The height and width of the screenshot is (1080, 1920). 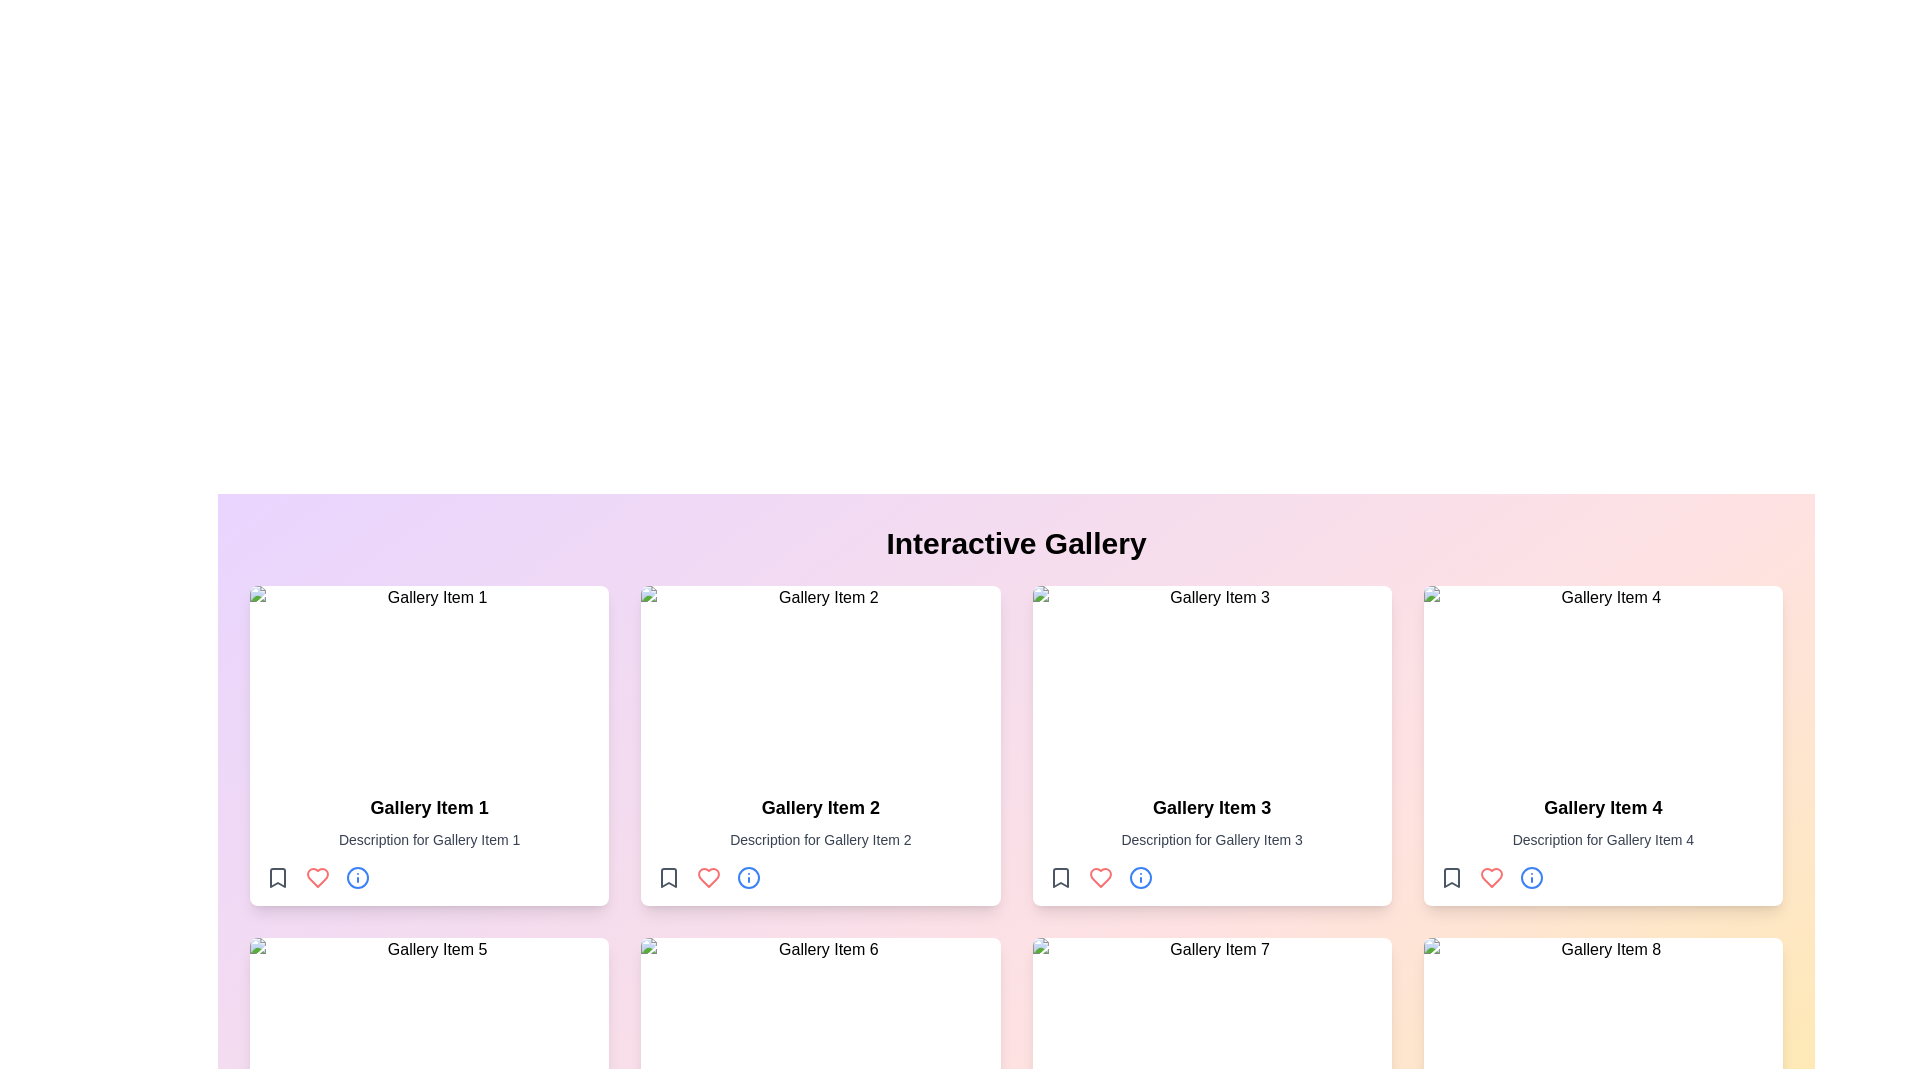 I want to click on the decorative Circle SVG element that is part of the info icon beneath 'Gallery Item 1' in the Interactive Gallery interface for design purposes, so click(x=358, y=877).